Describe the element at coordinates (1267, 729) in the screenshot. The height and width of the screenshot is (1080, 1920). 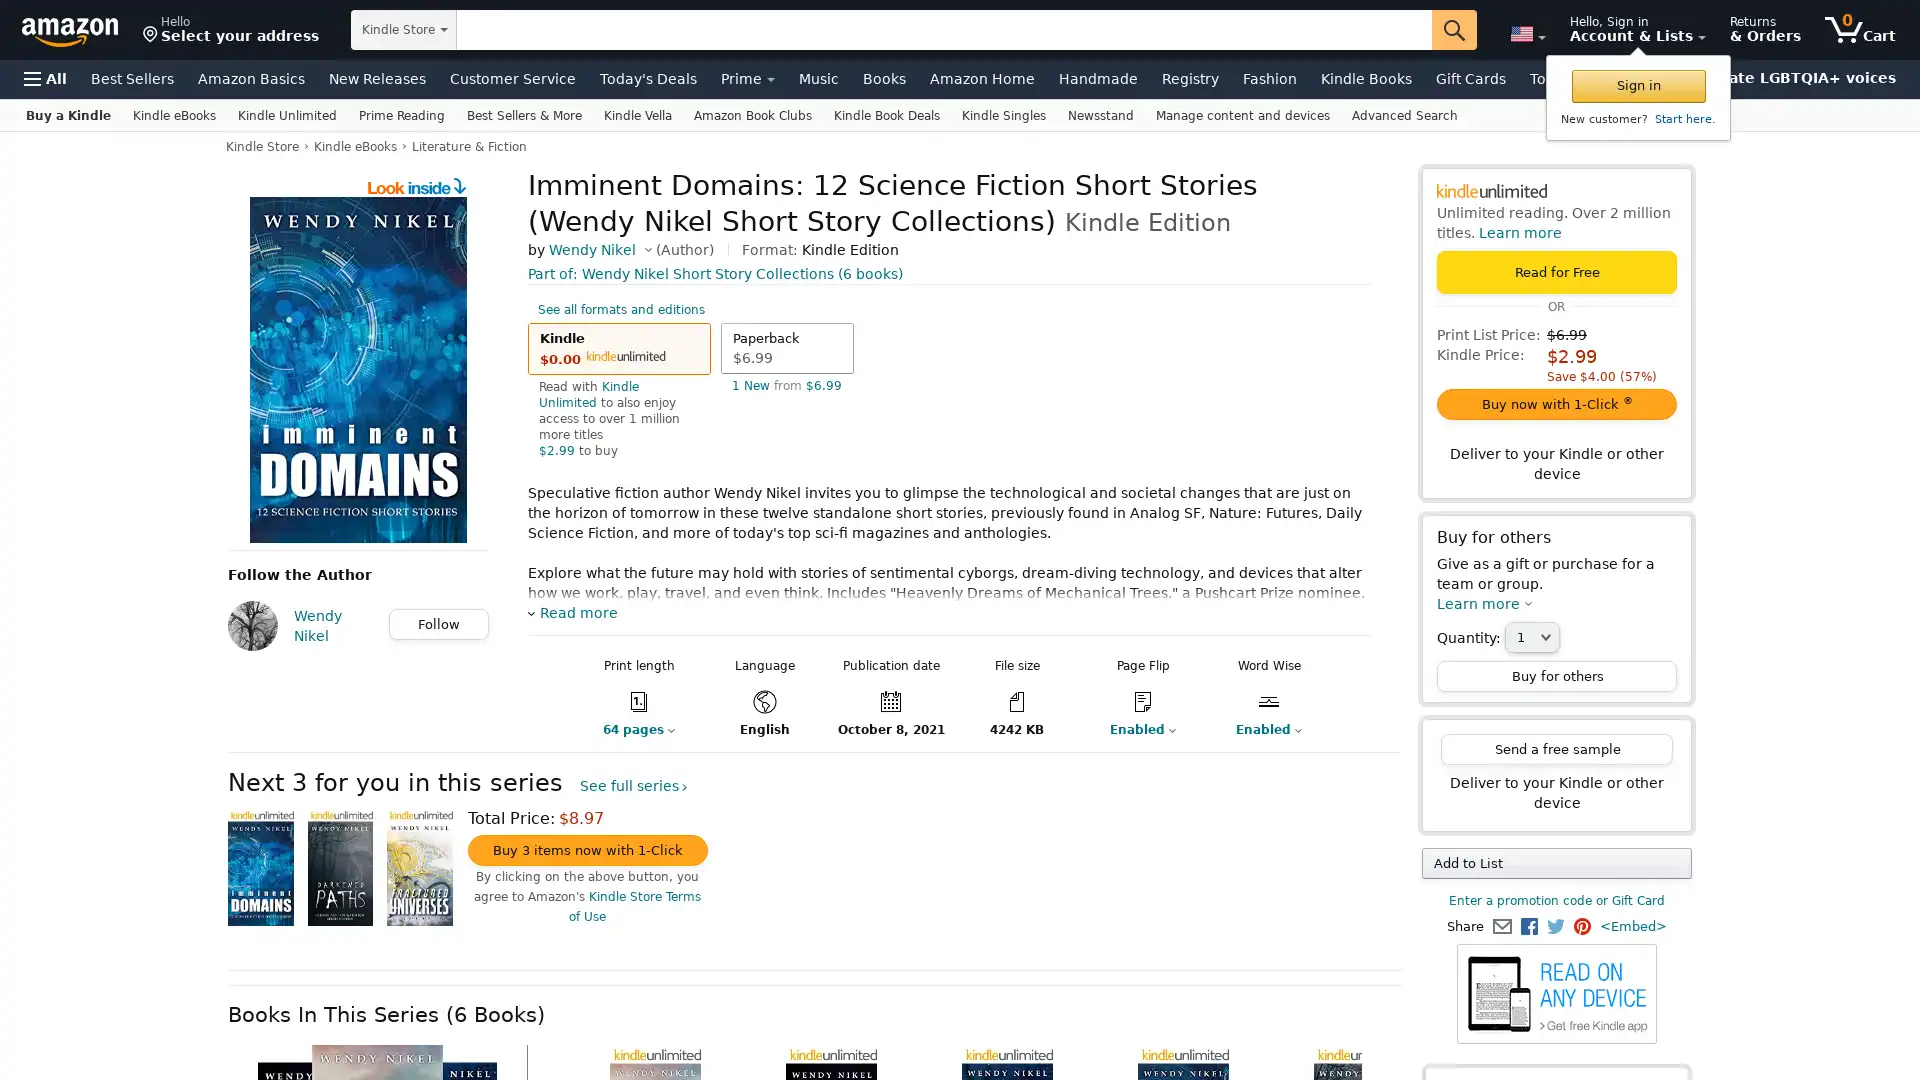
I see `Enabled` at that location.